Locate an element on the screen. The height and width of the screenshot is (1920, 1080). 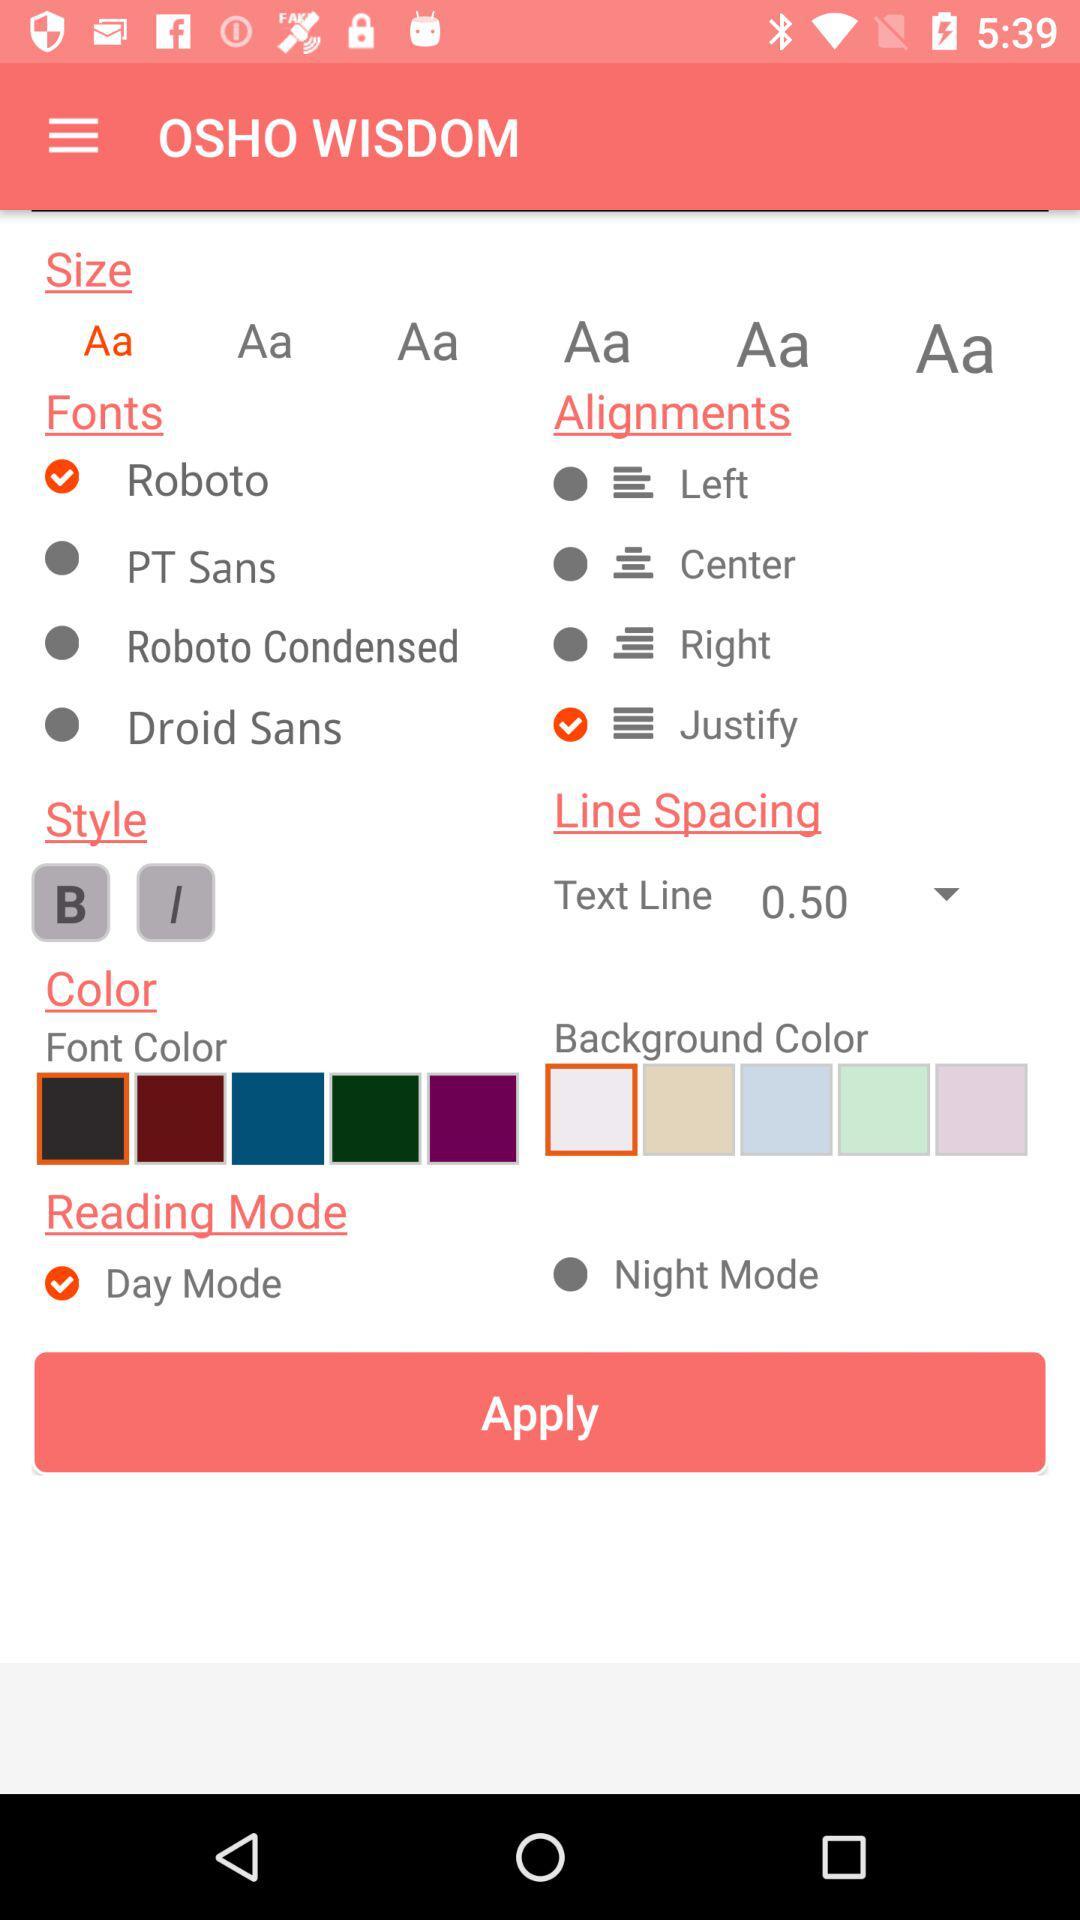
change background color to green is located at coordinates (882, 1108).